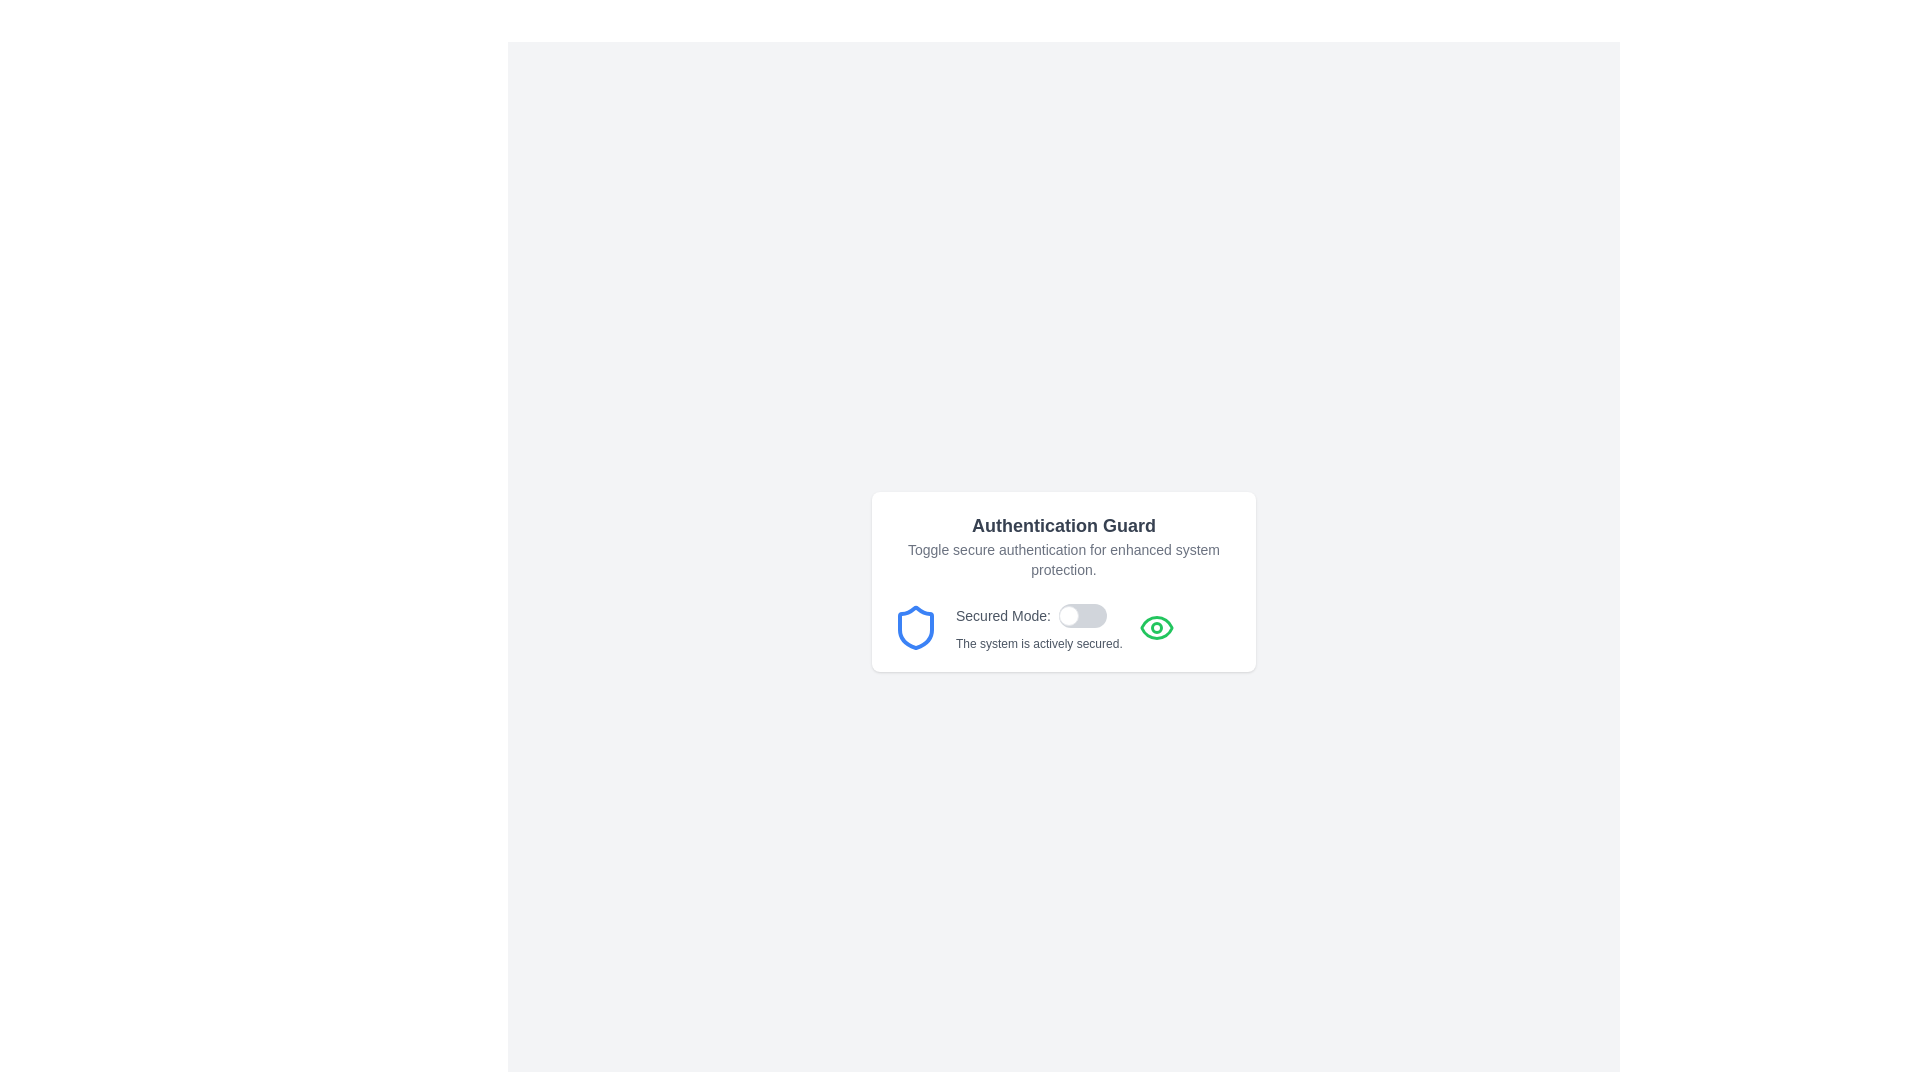 The height and width of the screenshot is (1080, 1920). I want to click on static informational label indicating that the system is currently in a secured state, located below the 'Secured Mode' toggle switch, so click(1039, 644).